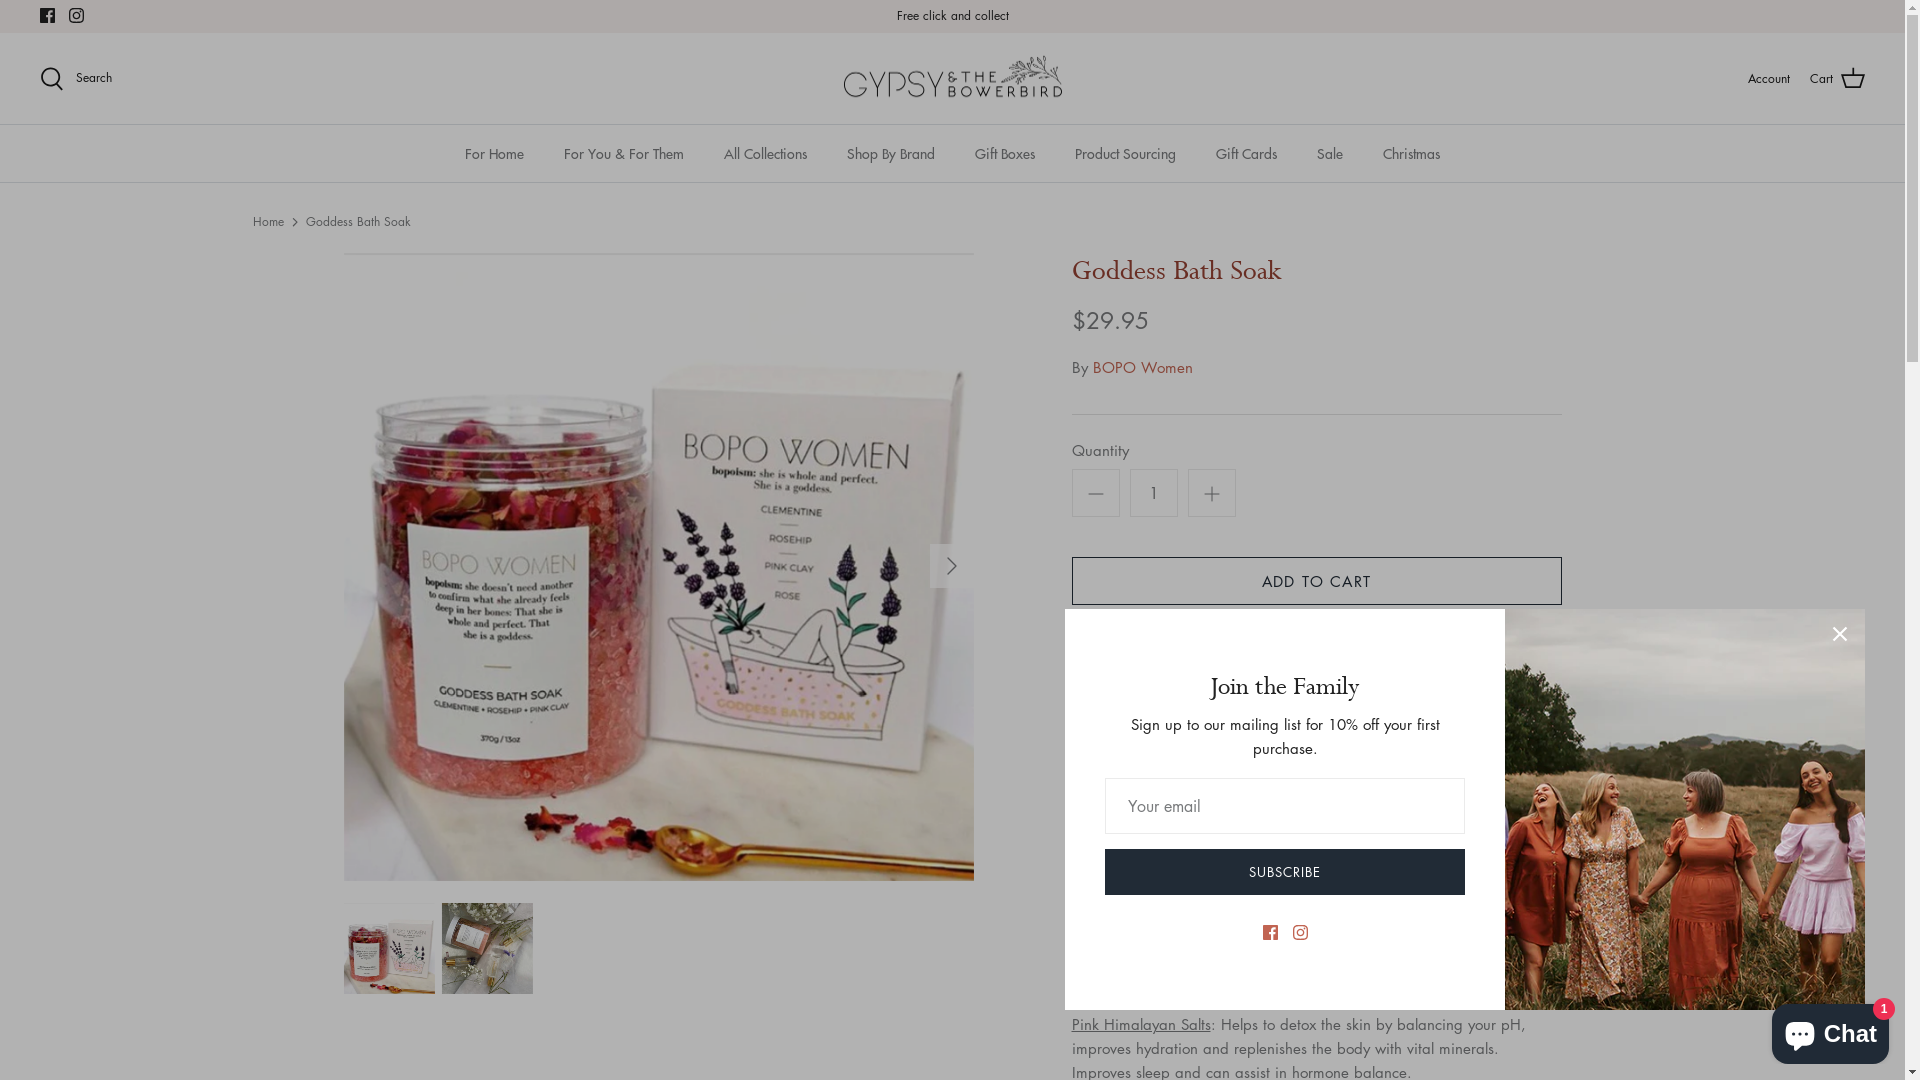  Describe the element at coordinates (358, 221) in the screenshot. I see `'Goddess Bath Soak'` at that location.